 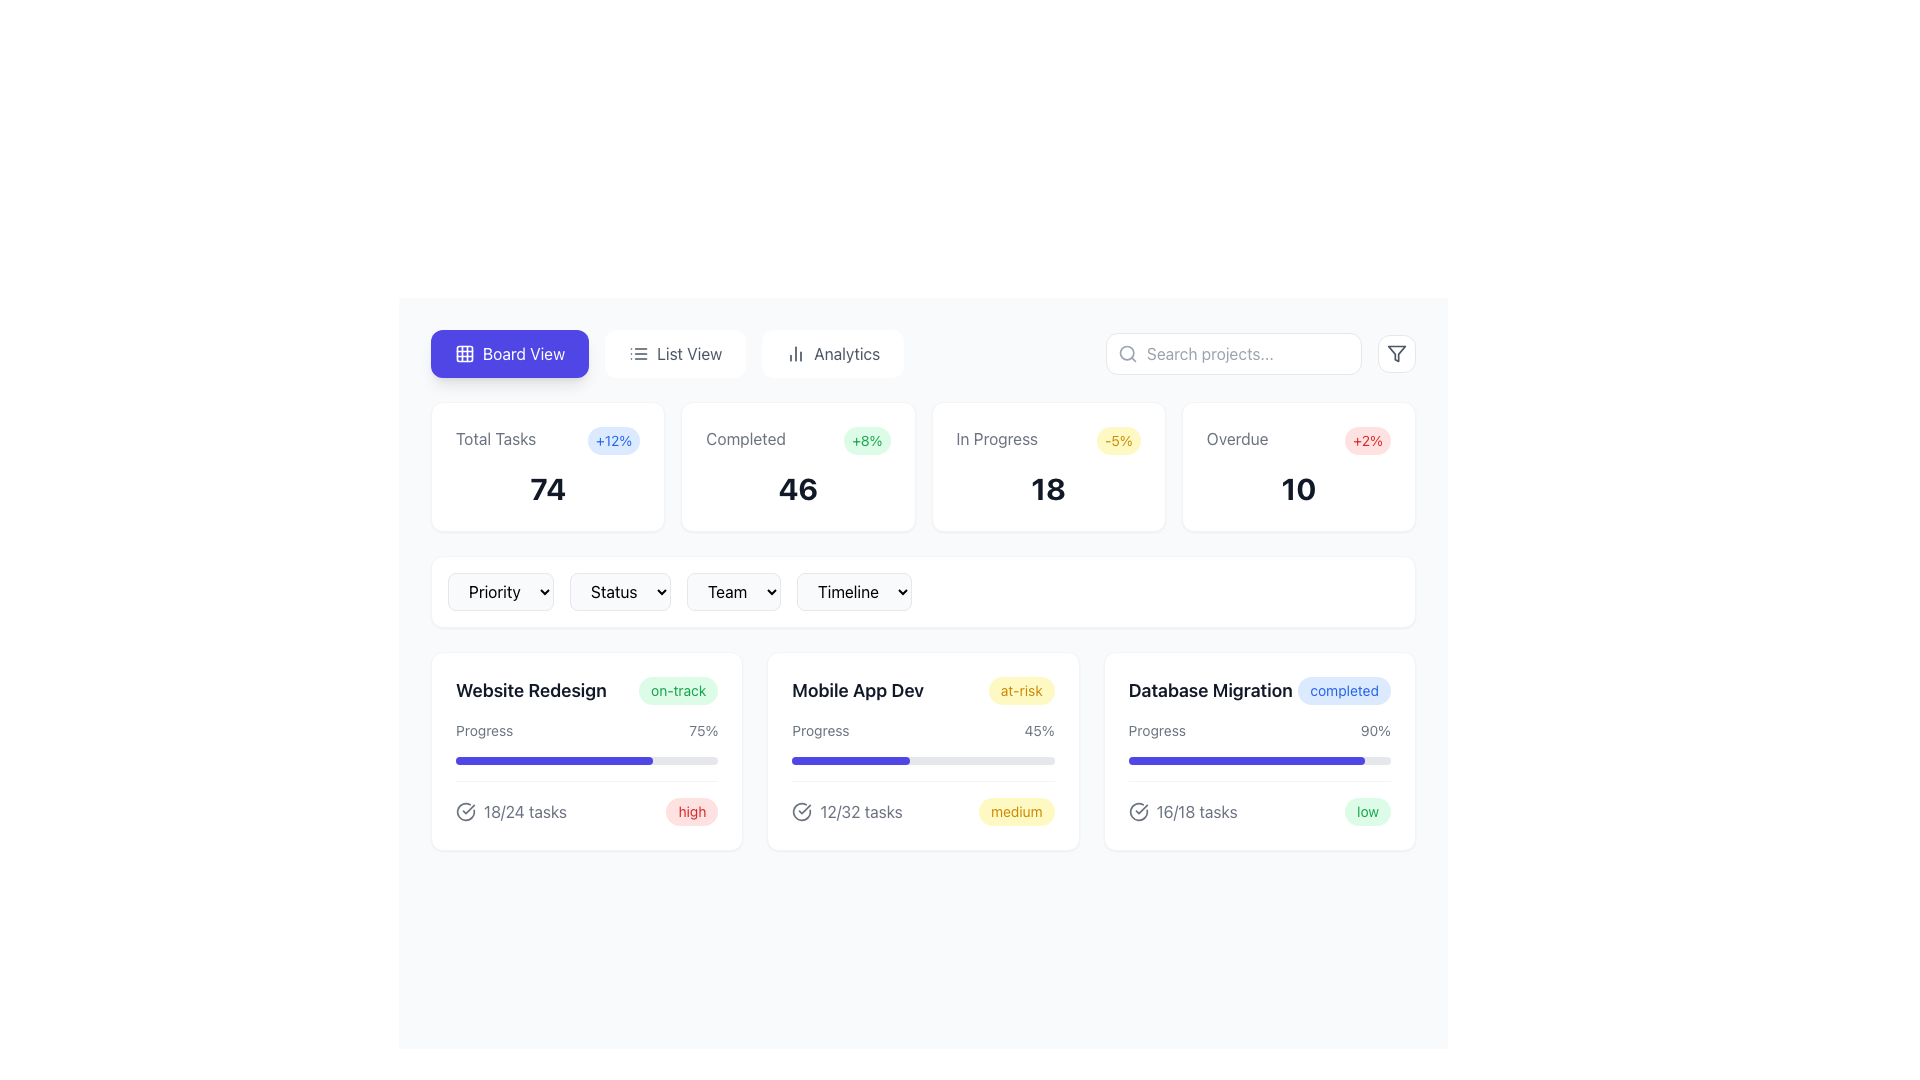 I want to click on text label displaying 'Completed' in gray color, located in the second block from the left under the title 'Total Tasks', so click(x=745, y=438).